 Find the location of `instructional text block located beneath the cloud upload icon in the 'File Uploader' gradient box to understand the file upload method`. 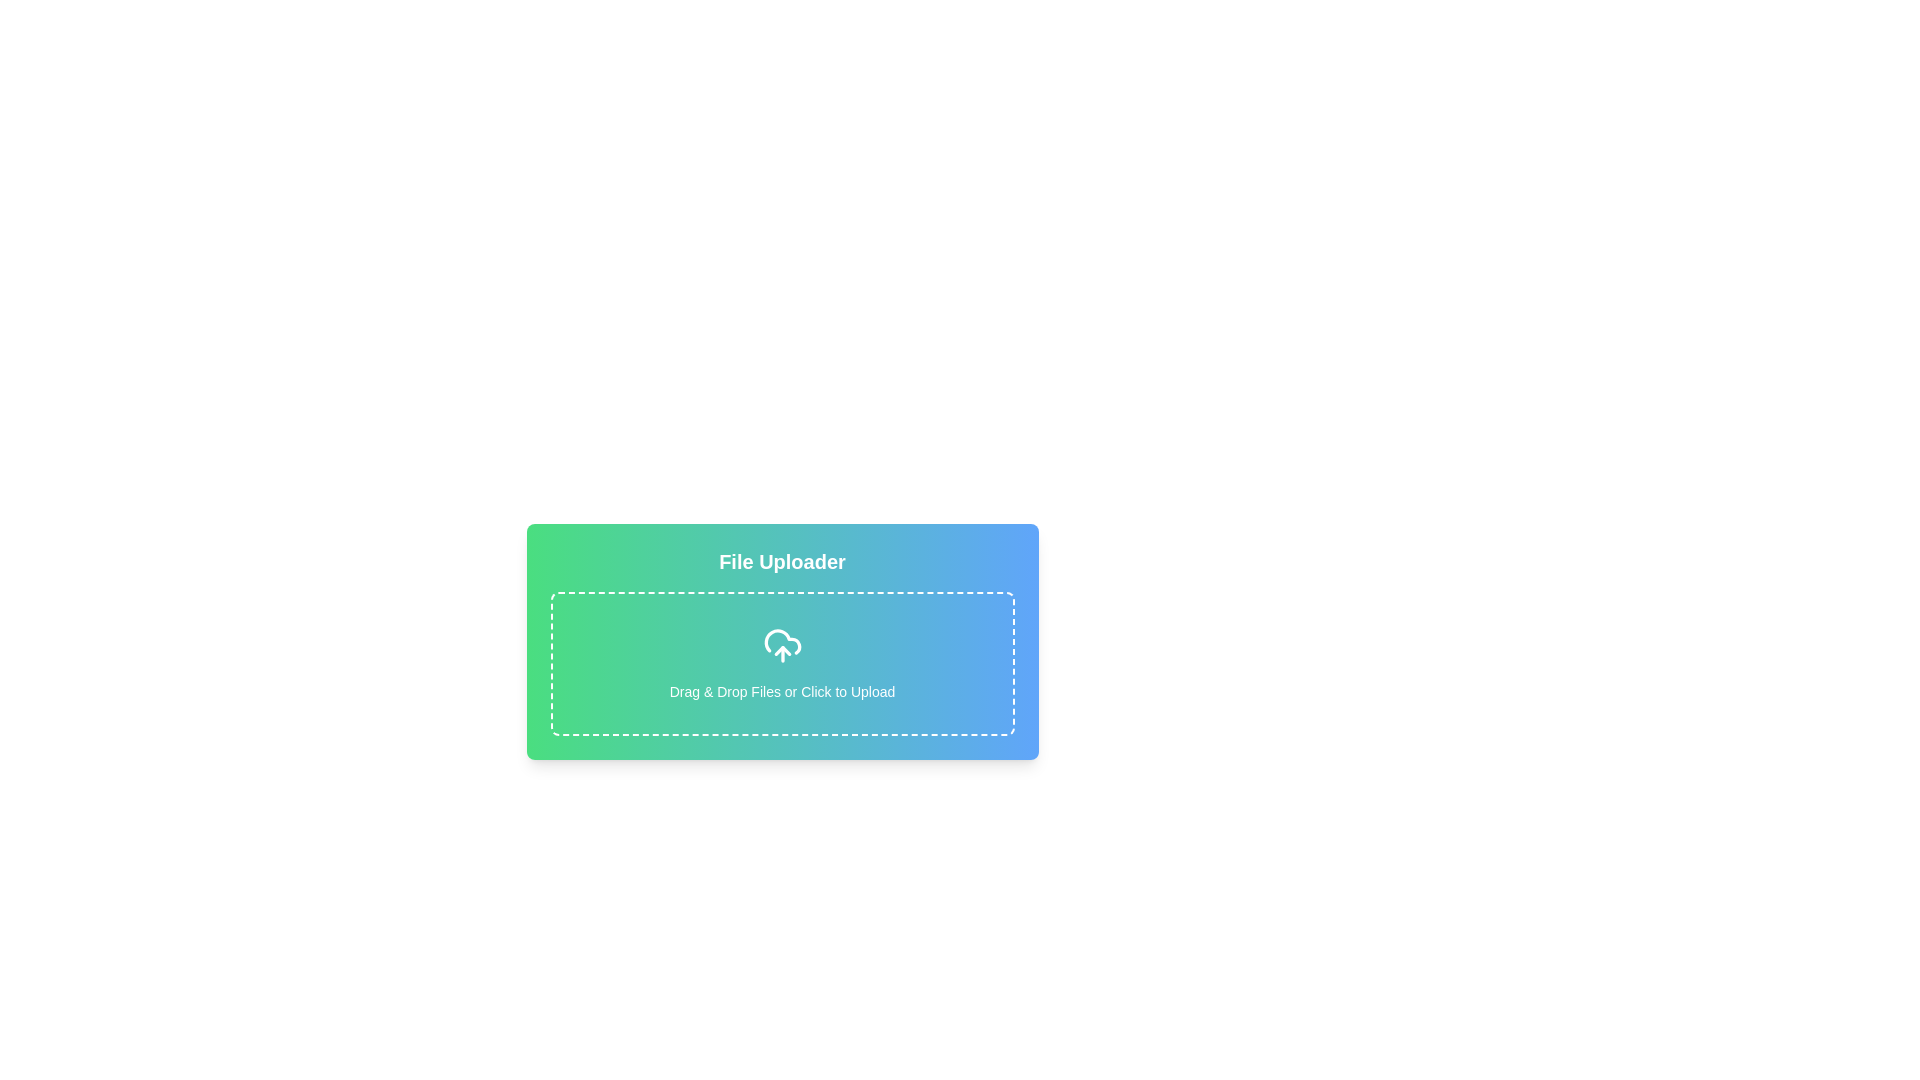

instructional text block located beneath the cloud upload icon in the 'File Uploader' gradient box to understand the file upload method is located at coordinates (781, 690).